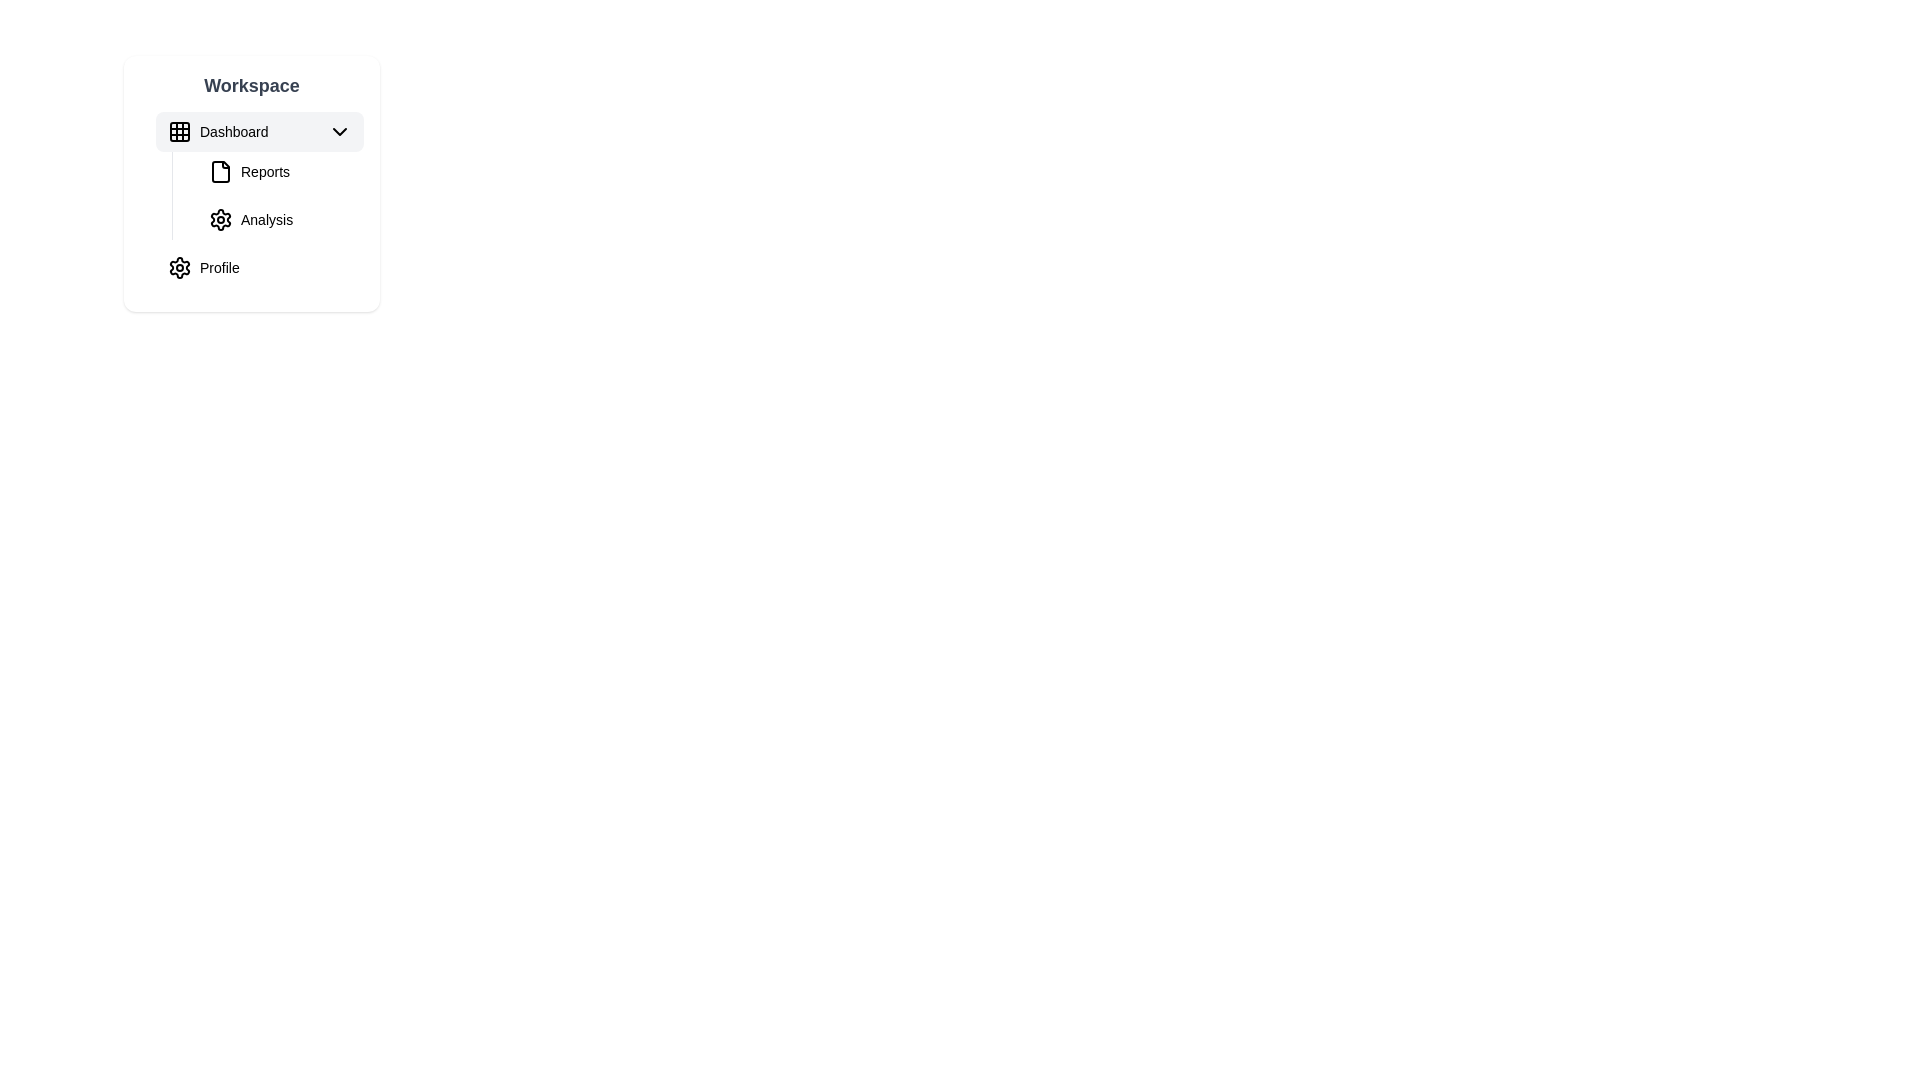 This screenshot has height=1080, width=1920. Describe the element at coordinates (180, 266) in the screenshot. I see `the gear icon located to the left of the 'Profile' text in the vertical navigation menu to interact with the settings entry` at that location.